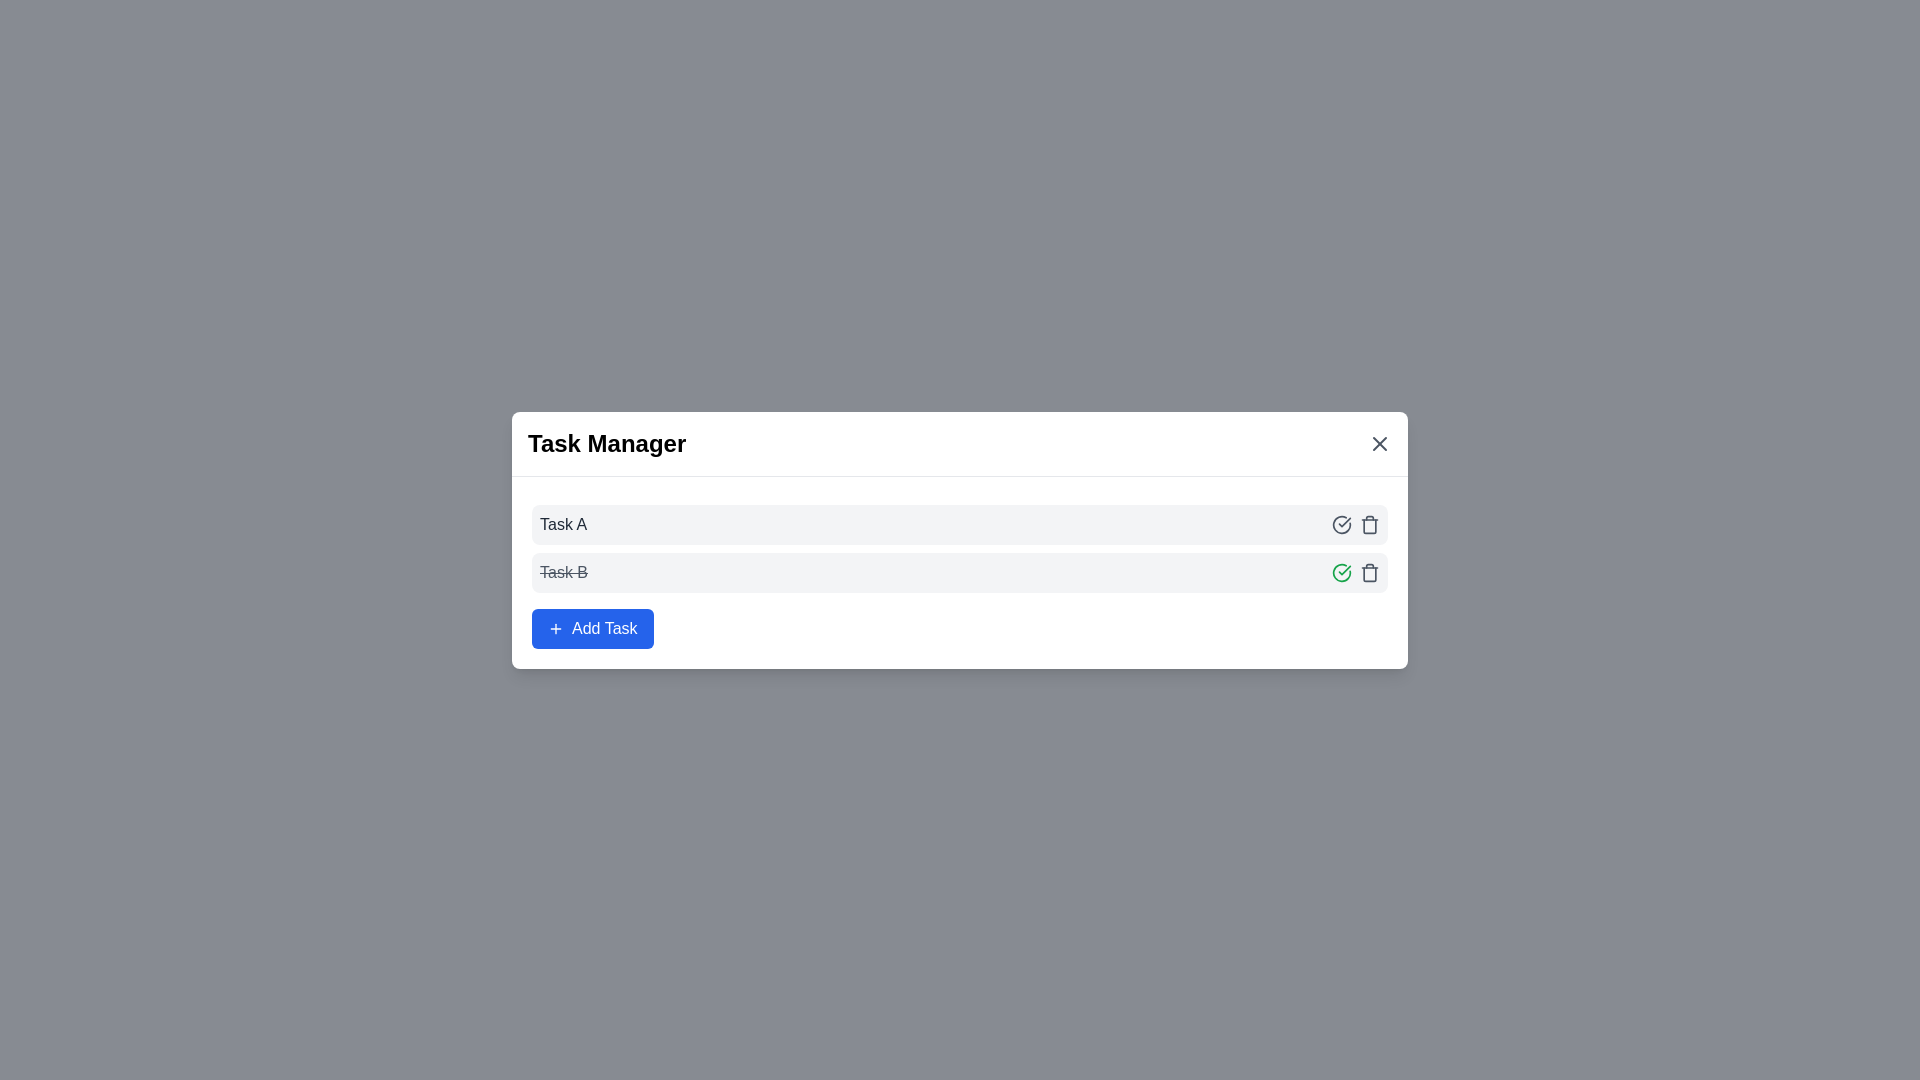  What do you see at coordinates (1379, 442) in the screenshot?
I see `the 'Close' or 'Dismiss' icon located in the top-right corner of the 'Task Manager' card` at bounding box center [1379, 442].